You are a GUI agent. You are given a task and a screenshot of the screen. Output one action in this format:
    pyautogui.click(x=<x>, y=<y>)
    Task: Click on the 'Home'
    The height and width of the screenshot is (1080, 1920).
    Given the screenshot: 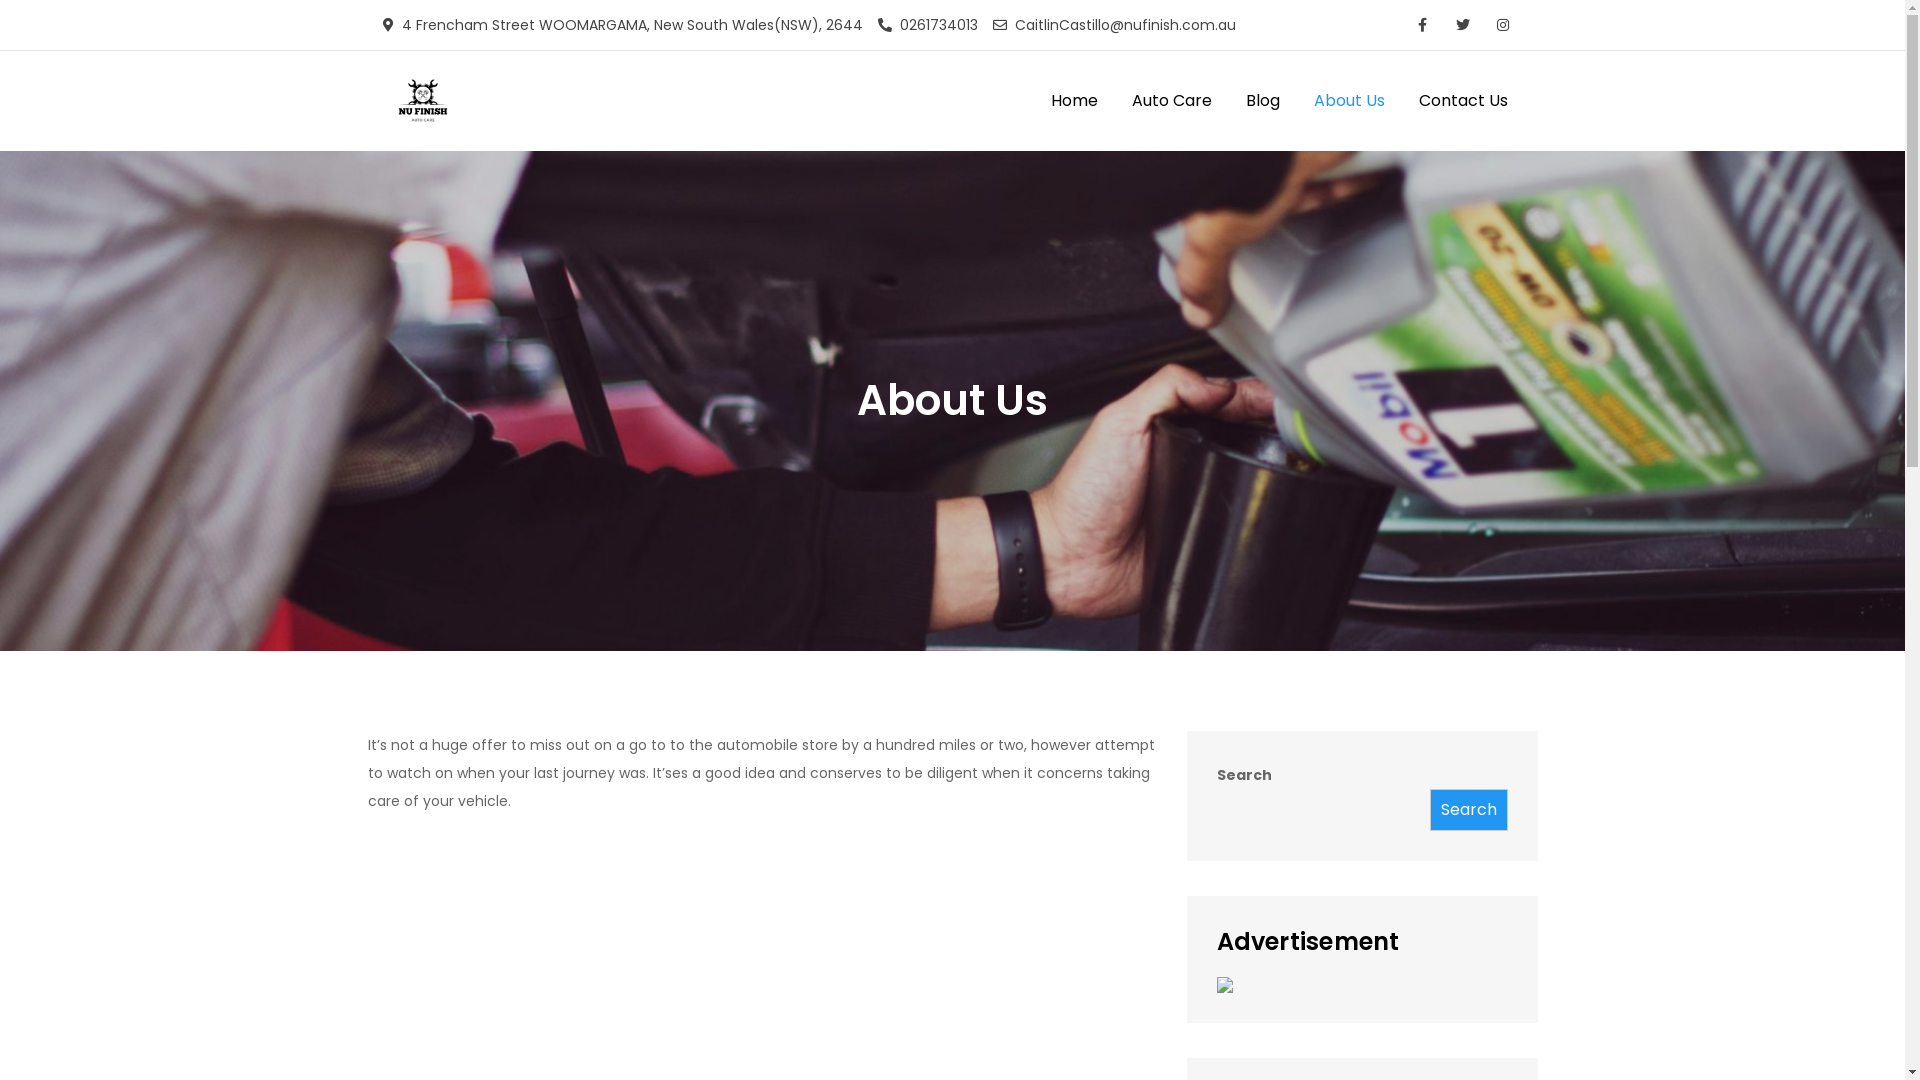 What is the action you would take?
    pyautogui.click(x=1073, y=100)
    